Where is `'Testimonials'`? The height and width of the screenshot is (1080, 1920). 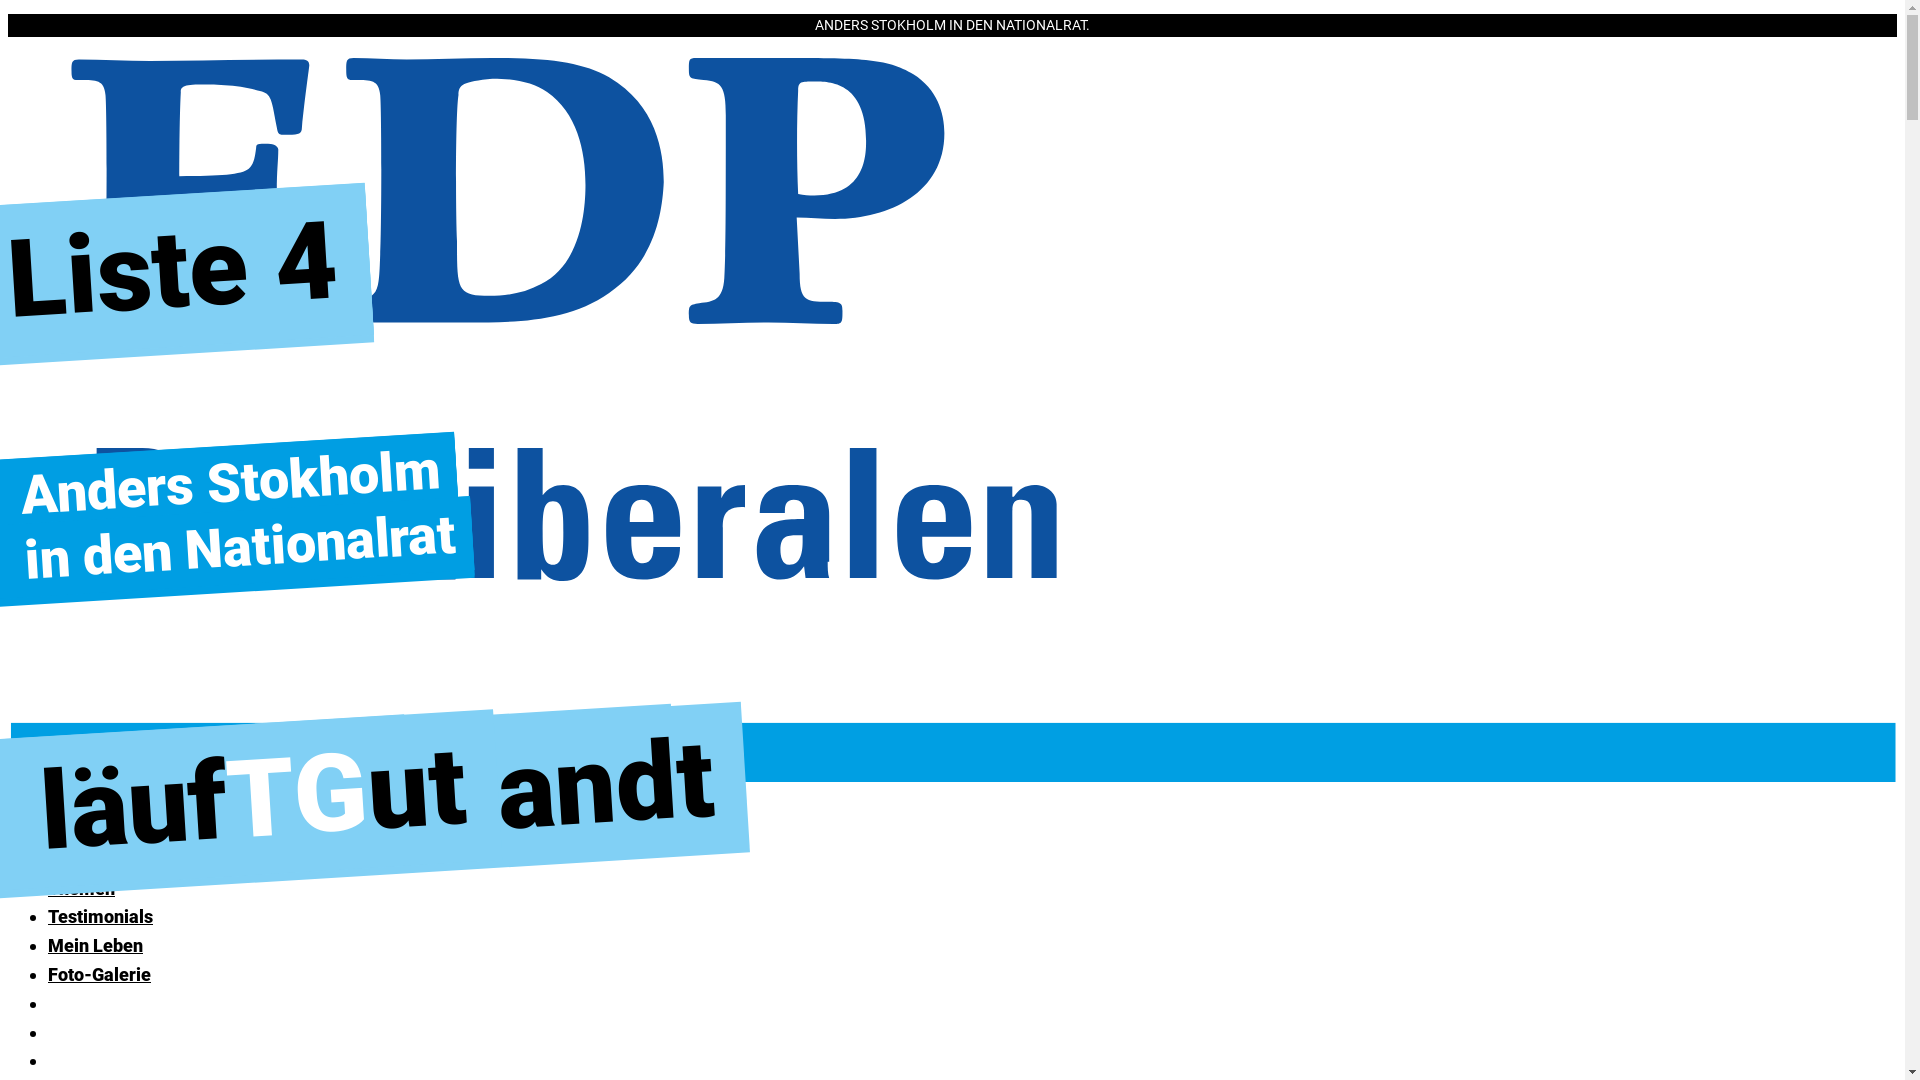
'Testimonials' is located at coordinates (99, 916).